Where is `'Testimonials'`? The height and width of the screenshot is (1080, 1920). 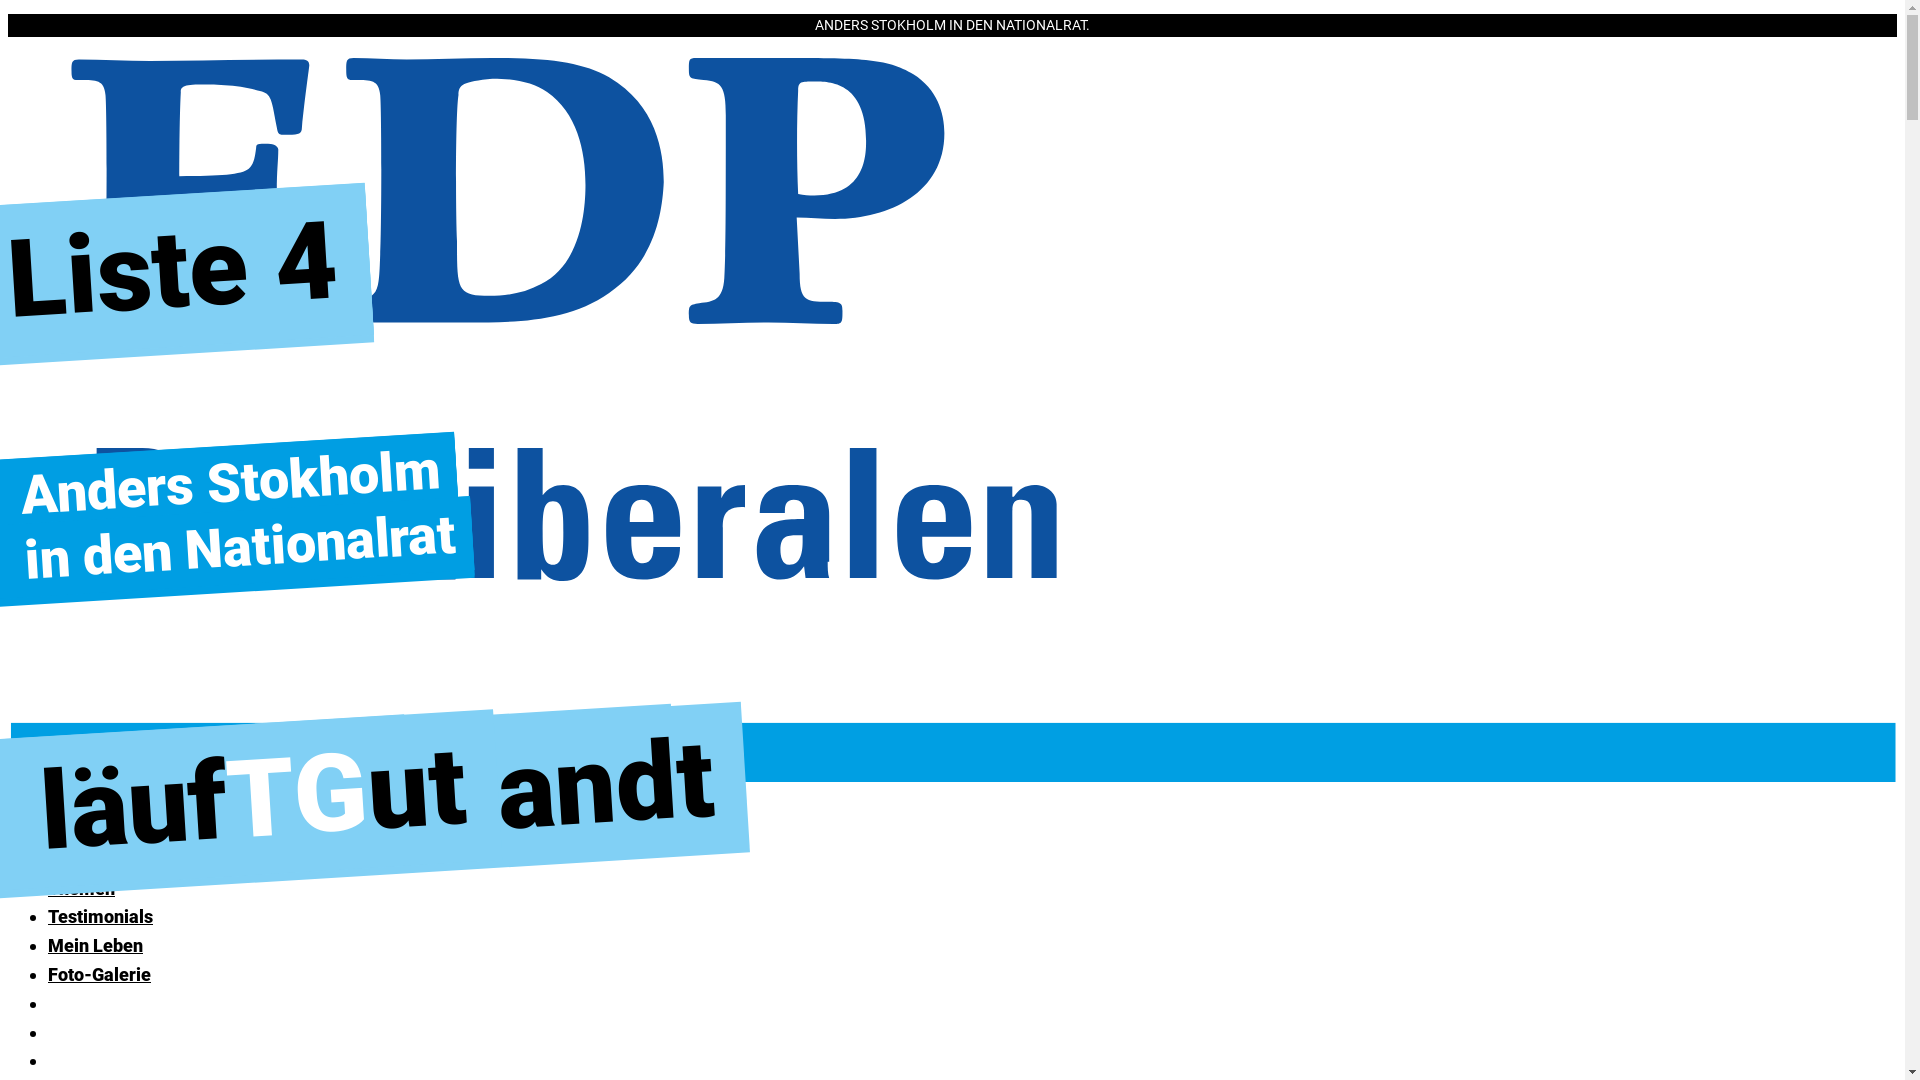
'Testimonials' is located at coordinates (99, 916).